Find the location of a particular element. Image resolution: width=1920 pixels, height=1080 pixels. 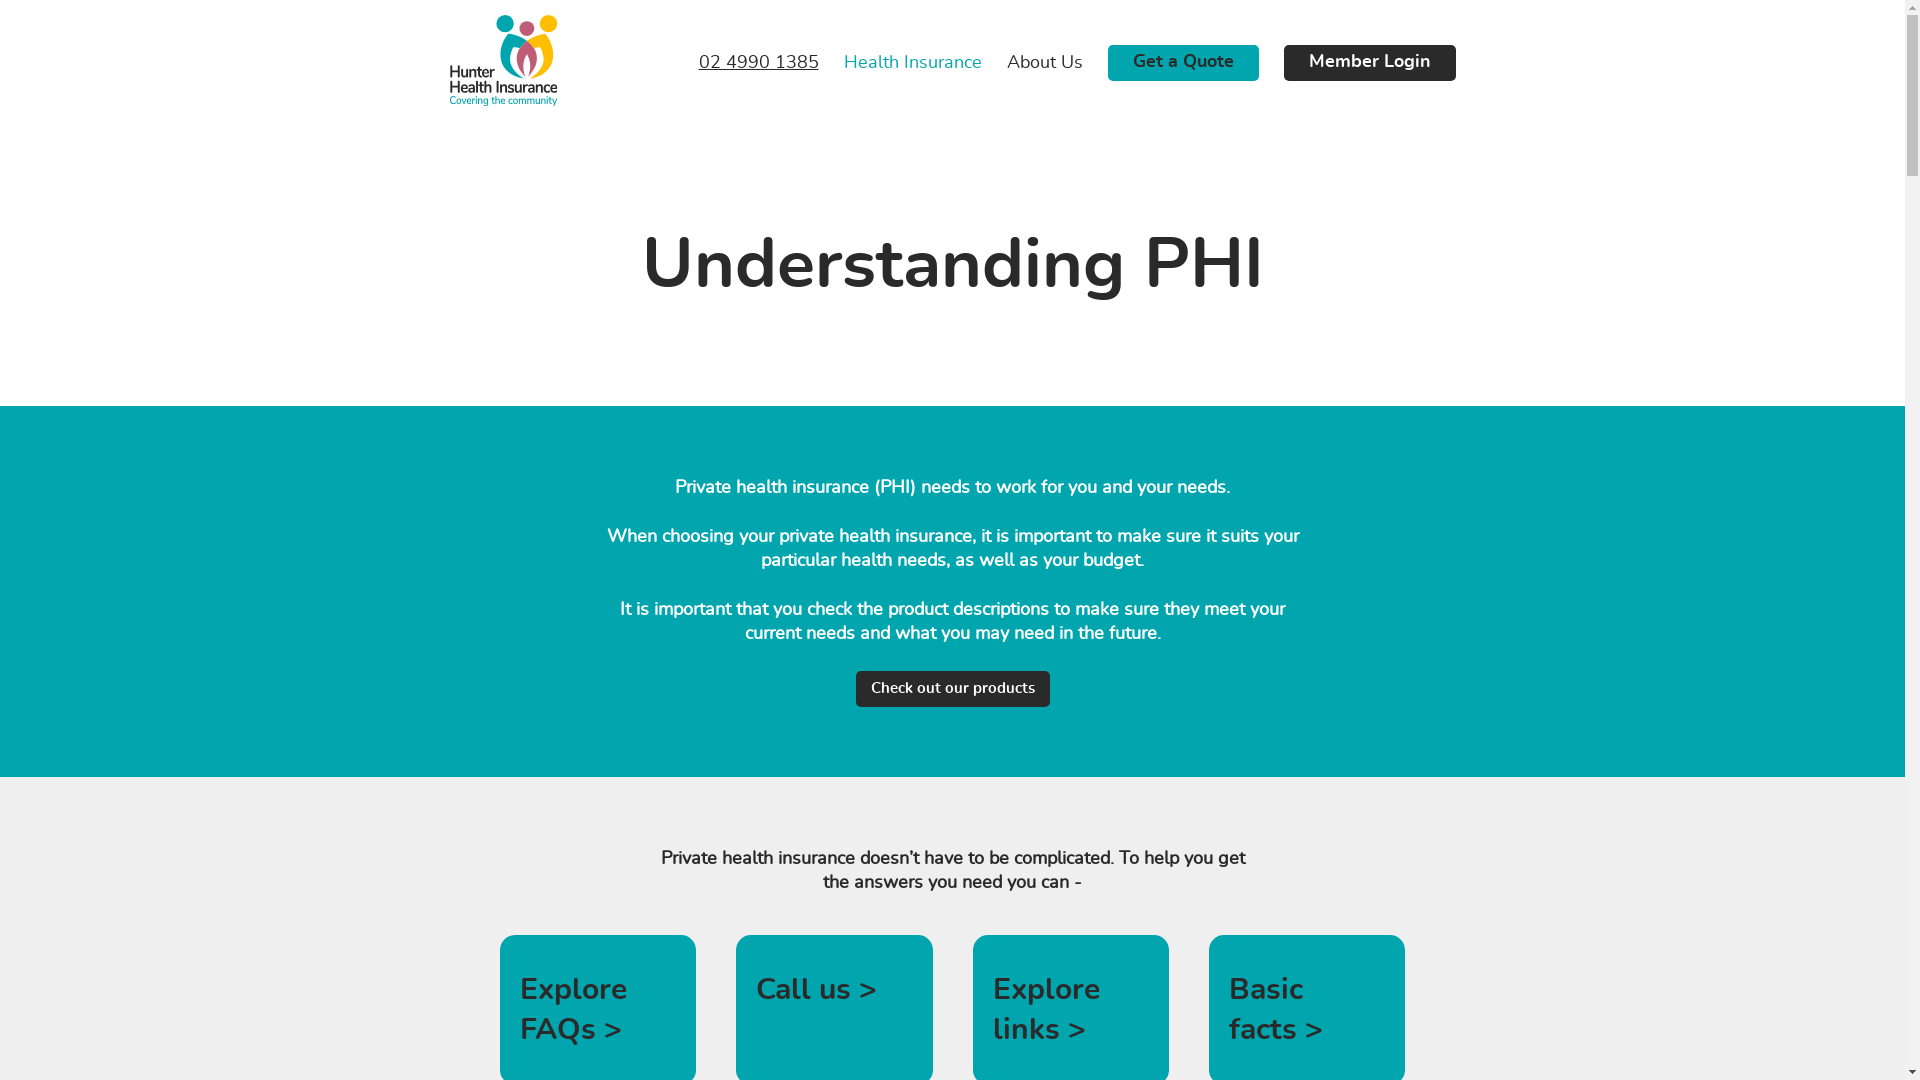

'Call us >' is located at coordinates (816, 990).